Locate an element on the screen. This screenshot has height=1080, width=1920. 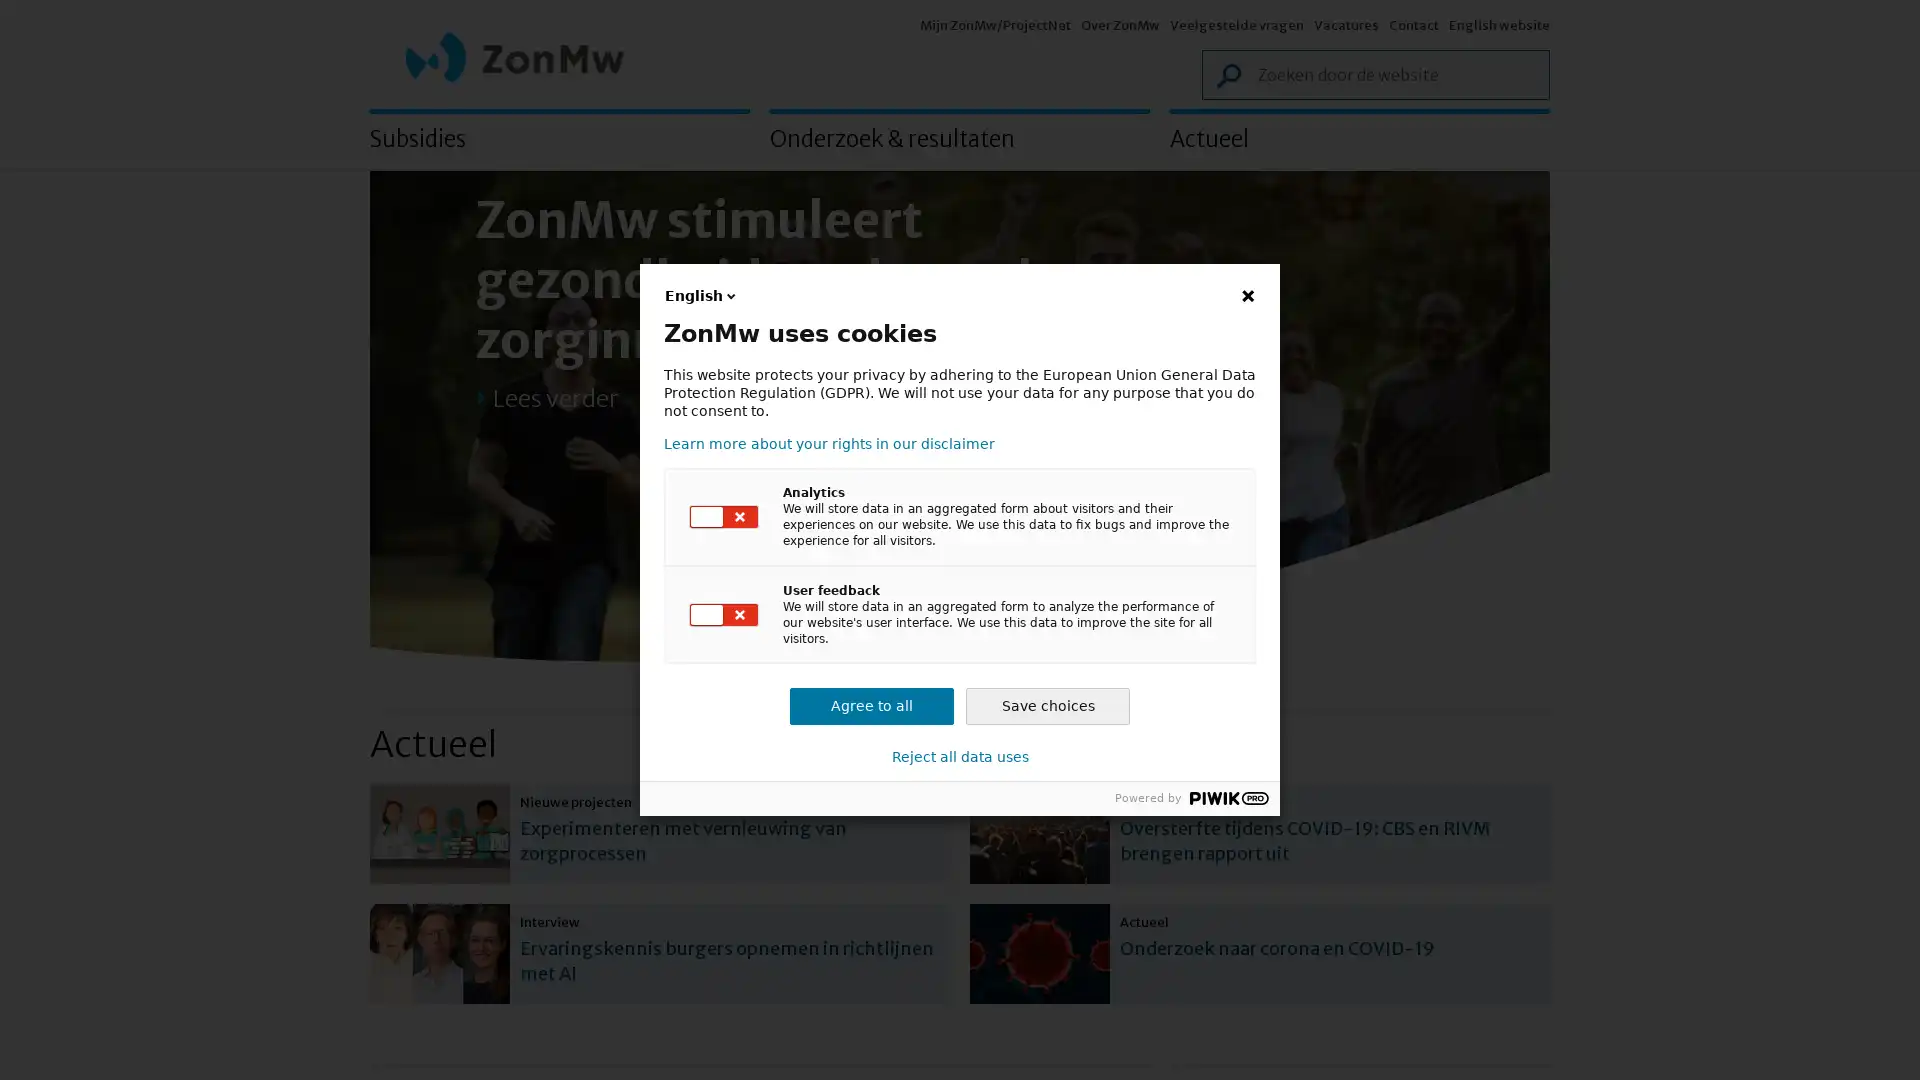
Zoek is located at coordinates (1536, 75).